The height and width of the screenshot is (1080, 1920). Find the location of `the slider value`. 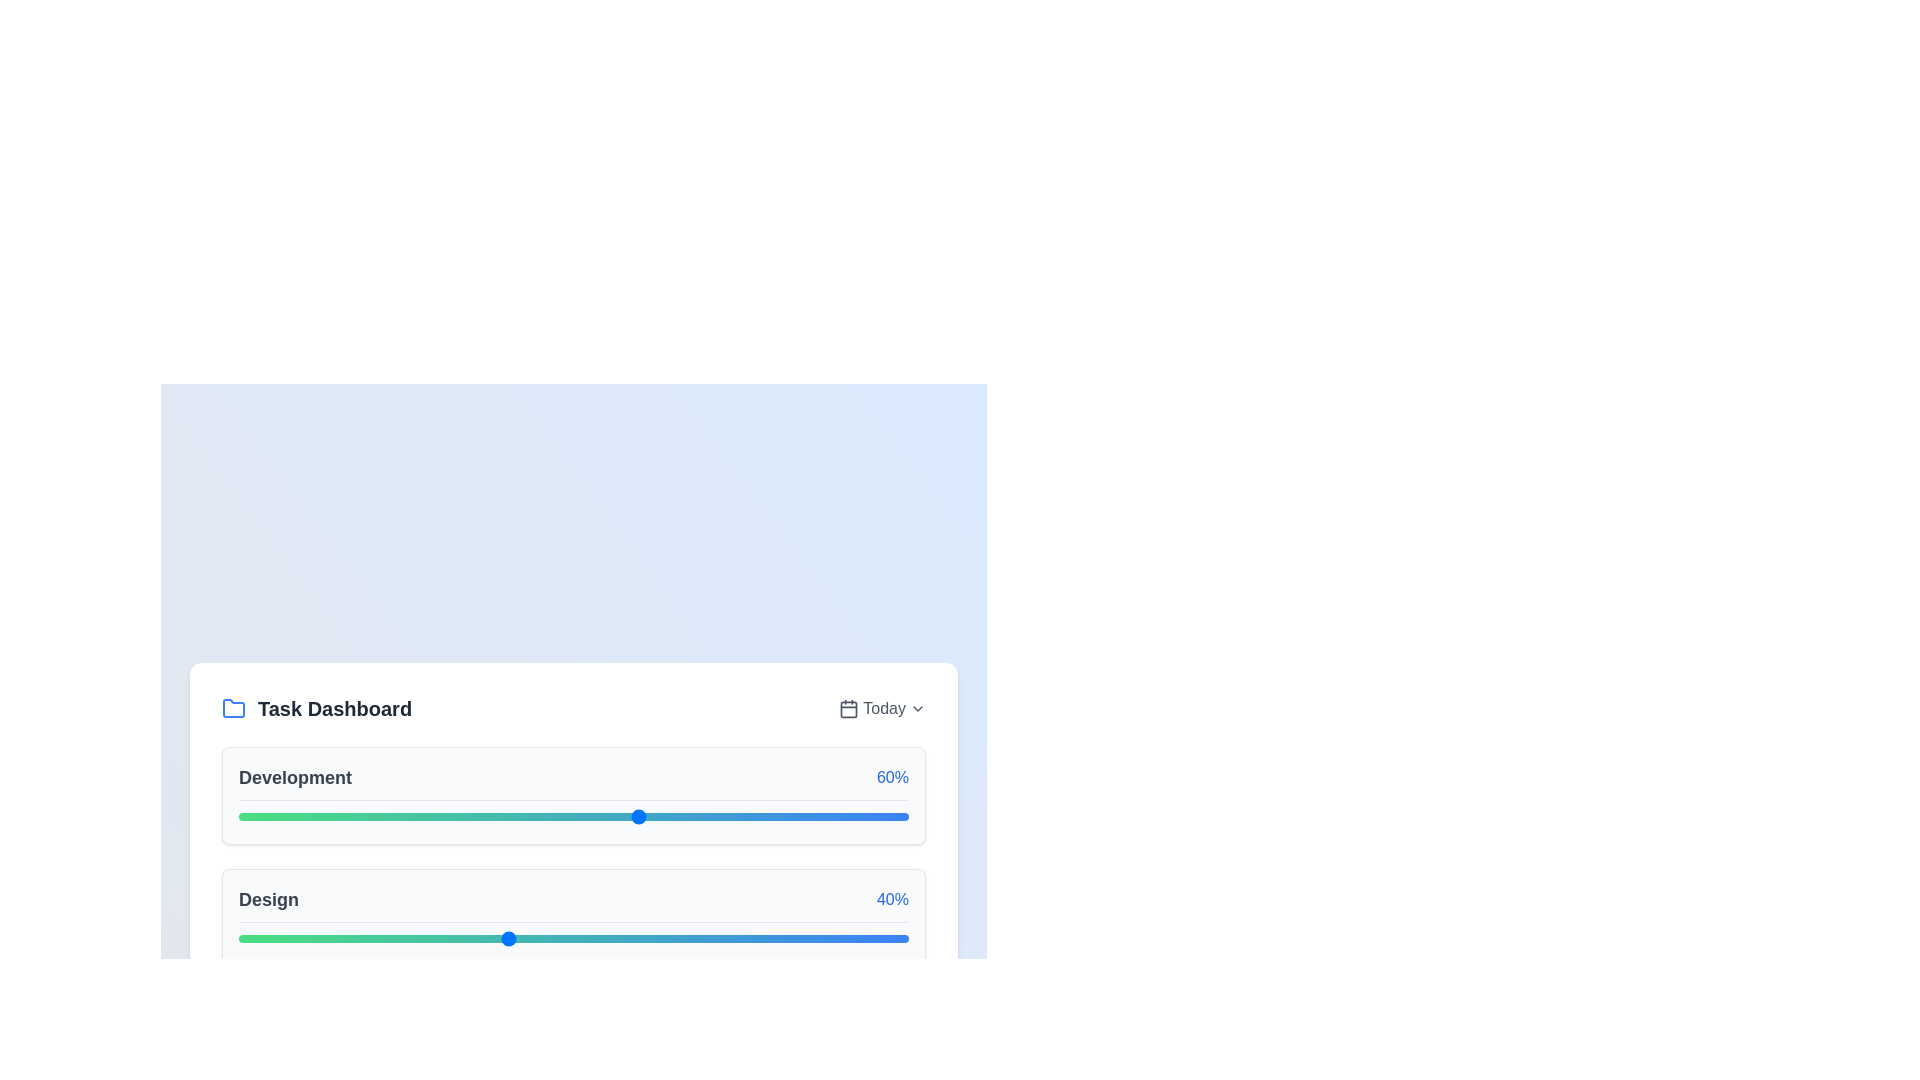

the slider value is located at coordinates (359, 1059).